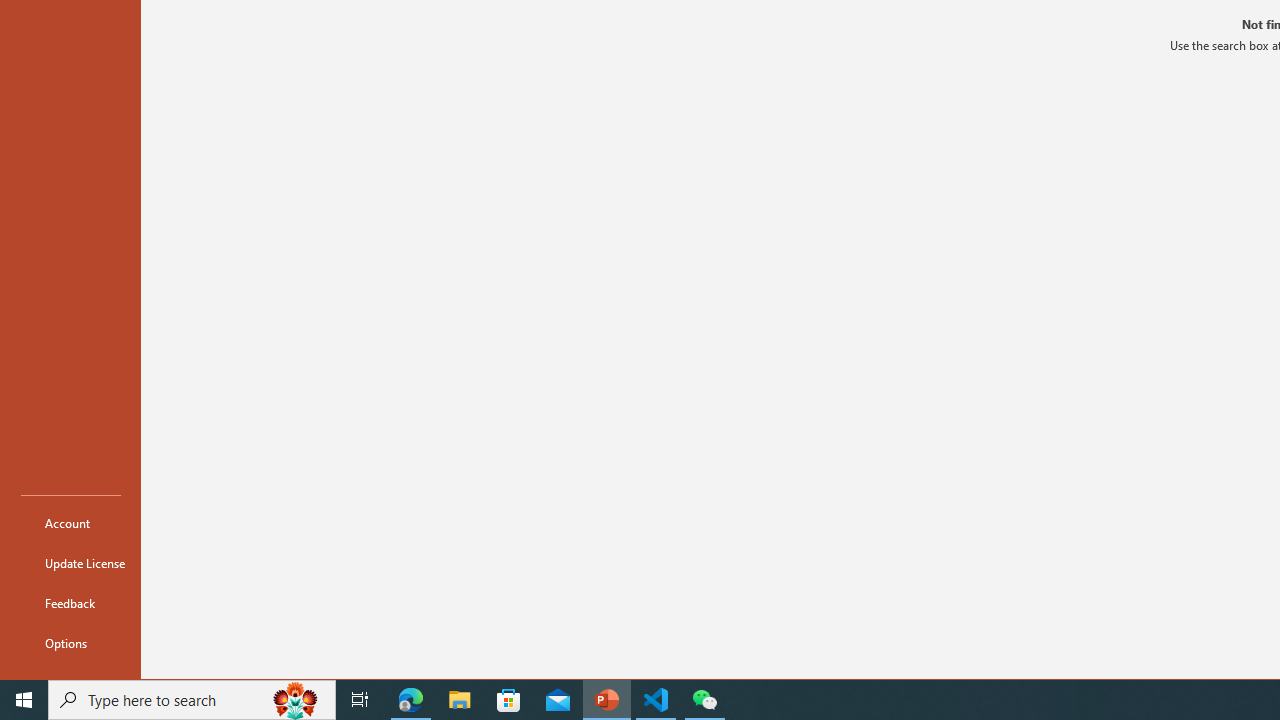  I want to click on 'Update License', so click(71, 563).